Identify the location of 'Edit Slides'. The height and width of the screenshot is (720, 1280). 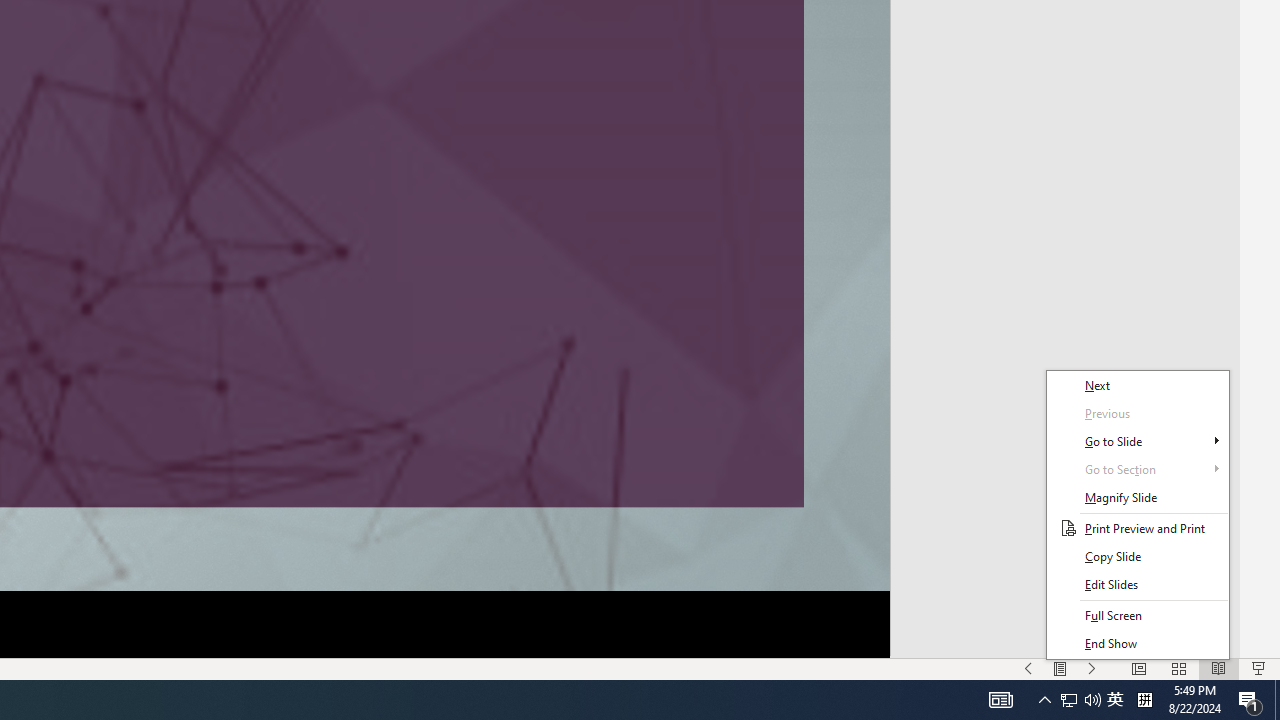
(1137, 585).